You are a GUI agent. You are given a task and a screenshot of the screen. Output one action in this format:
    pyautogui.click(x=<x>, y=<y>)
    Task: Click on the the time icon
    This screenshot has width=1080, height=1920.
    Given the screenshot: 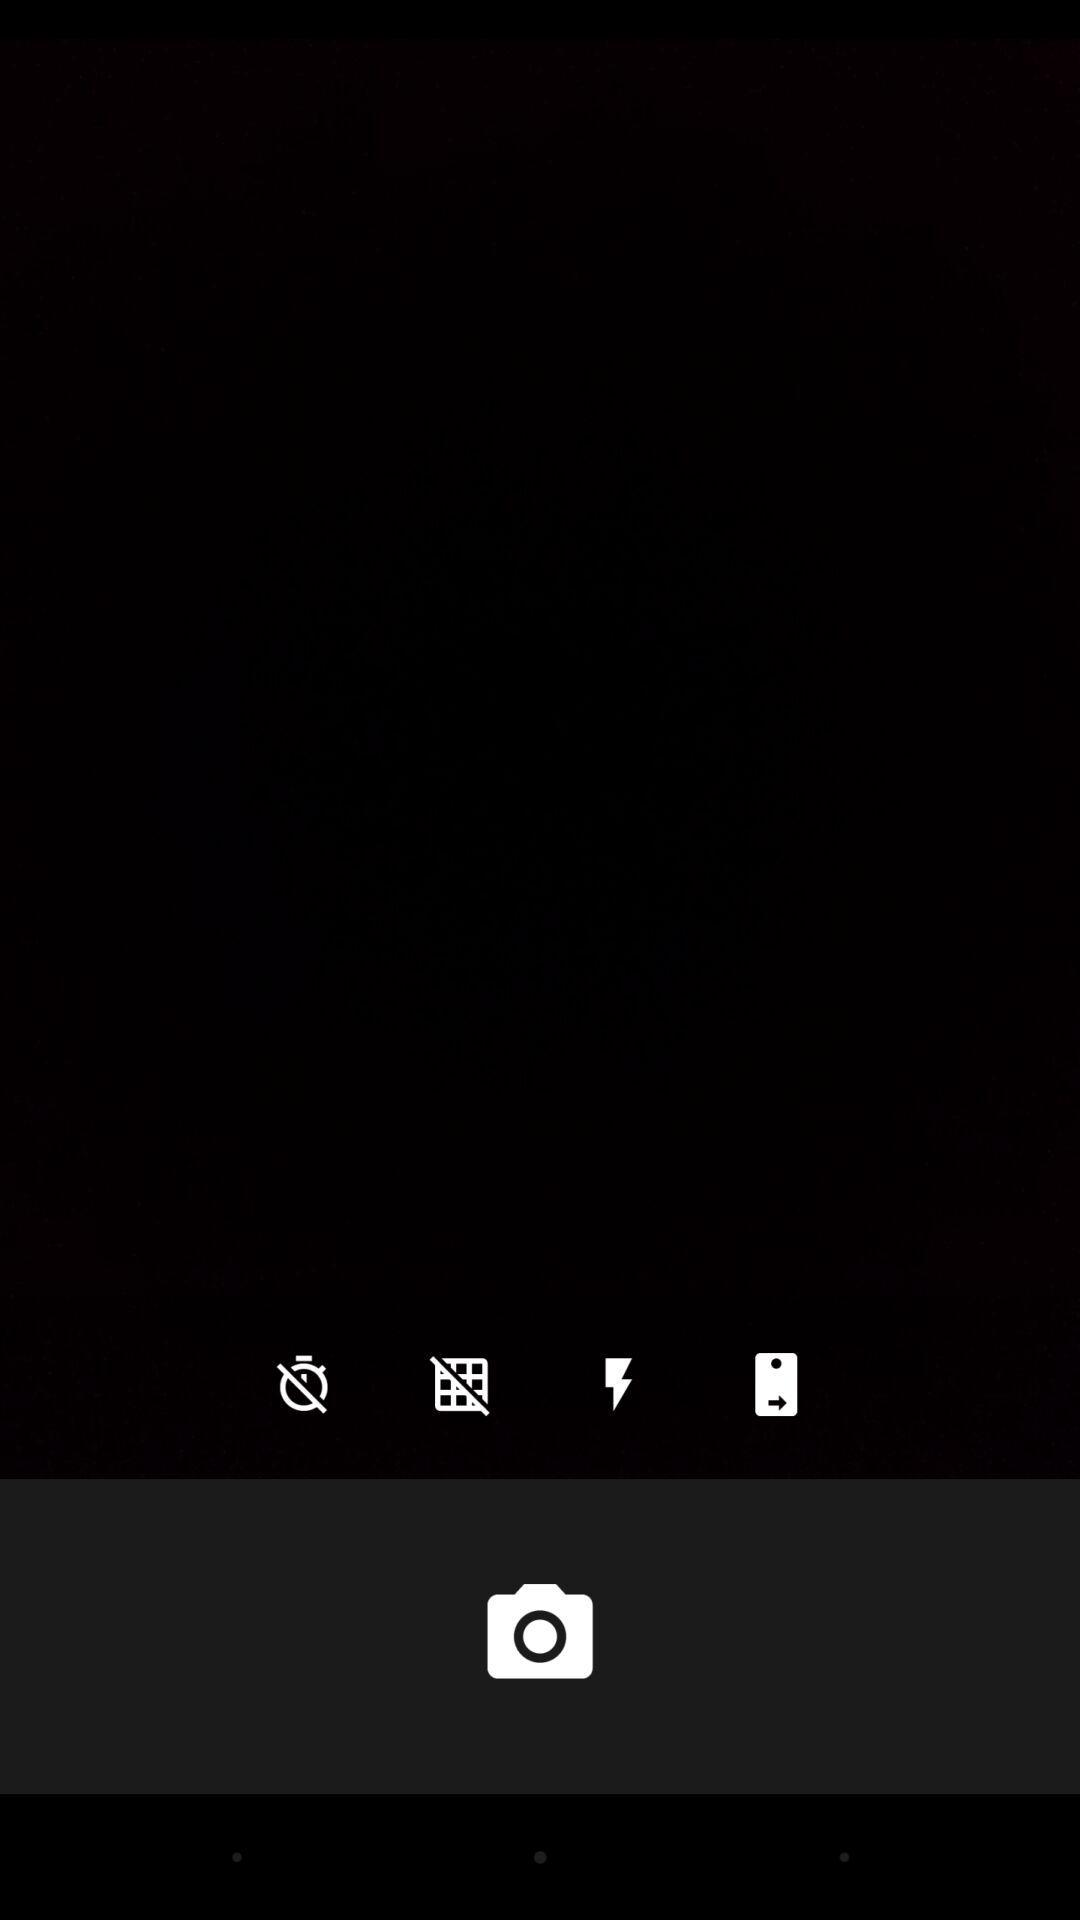 What is the action you would take?
    pyautogui.click(x=303, y=1383)
    